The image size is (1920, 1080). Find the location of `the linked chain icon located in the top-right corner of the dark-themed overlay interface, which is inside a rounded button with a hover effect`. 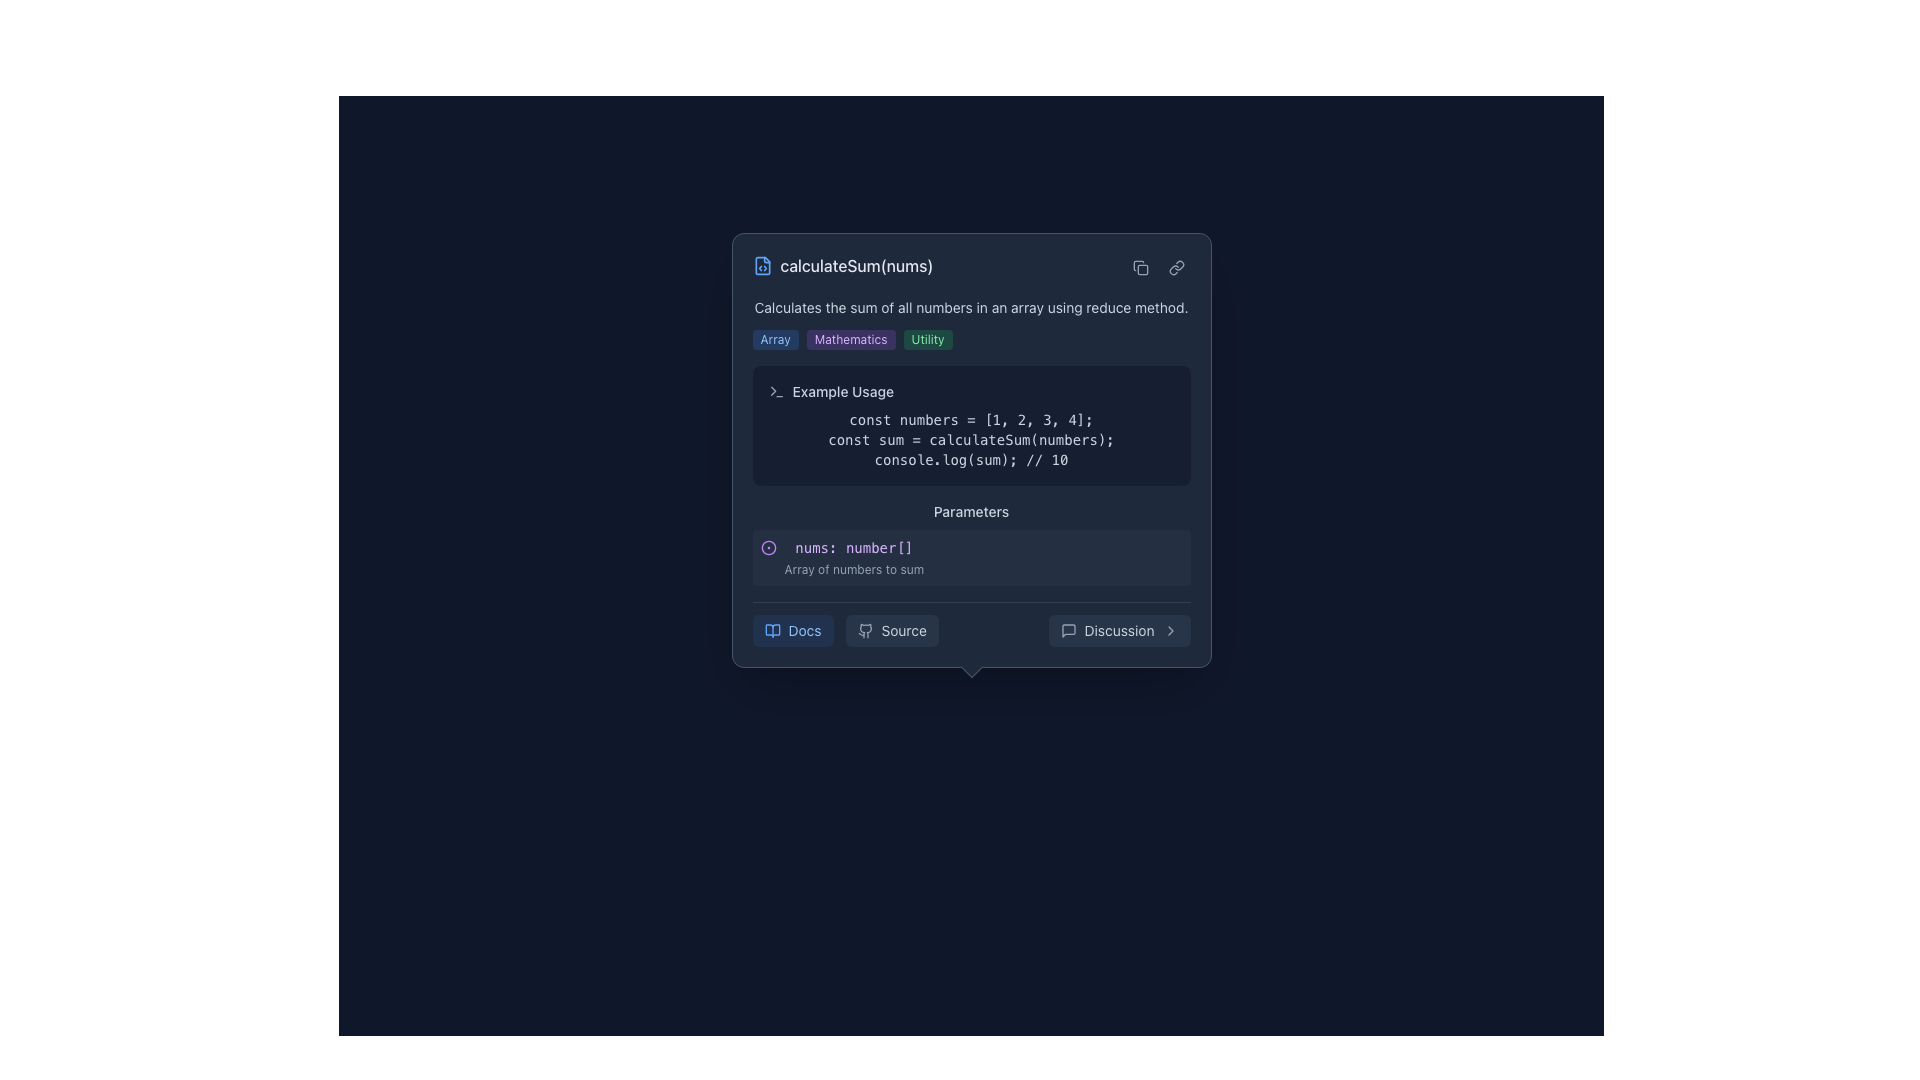

the linked chain icon located in the top-right corner of the dark-themed overlay interface, which is inside a rounded button with a hover effect is located at coordinates (1176, 266).